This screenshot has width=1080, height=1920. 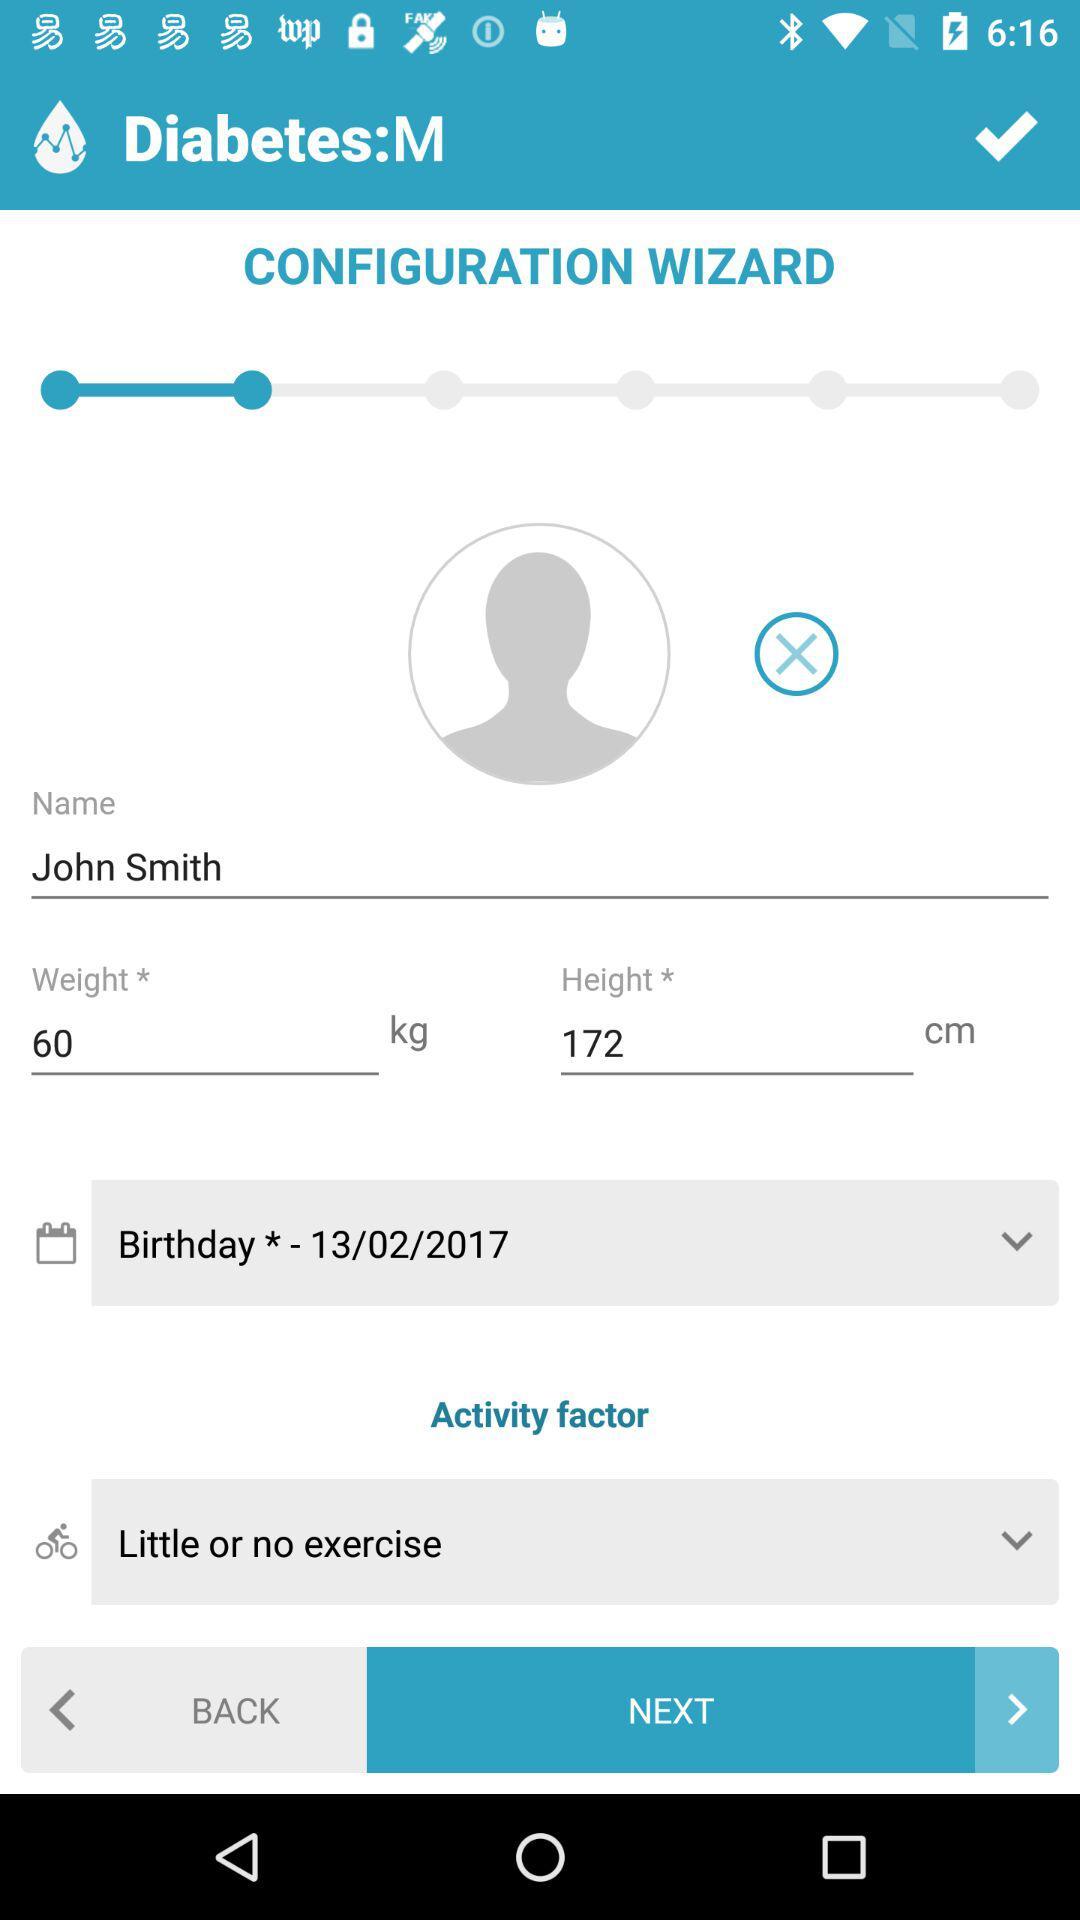 What do you see at coordinates (795, 653) in the screenshot?
I see `the close icon` at bounding box center [795, 653].